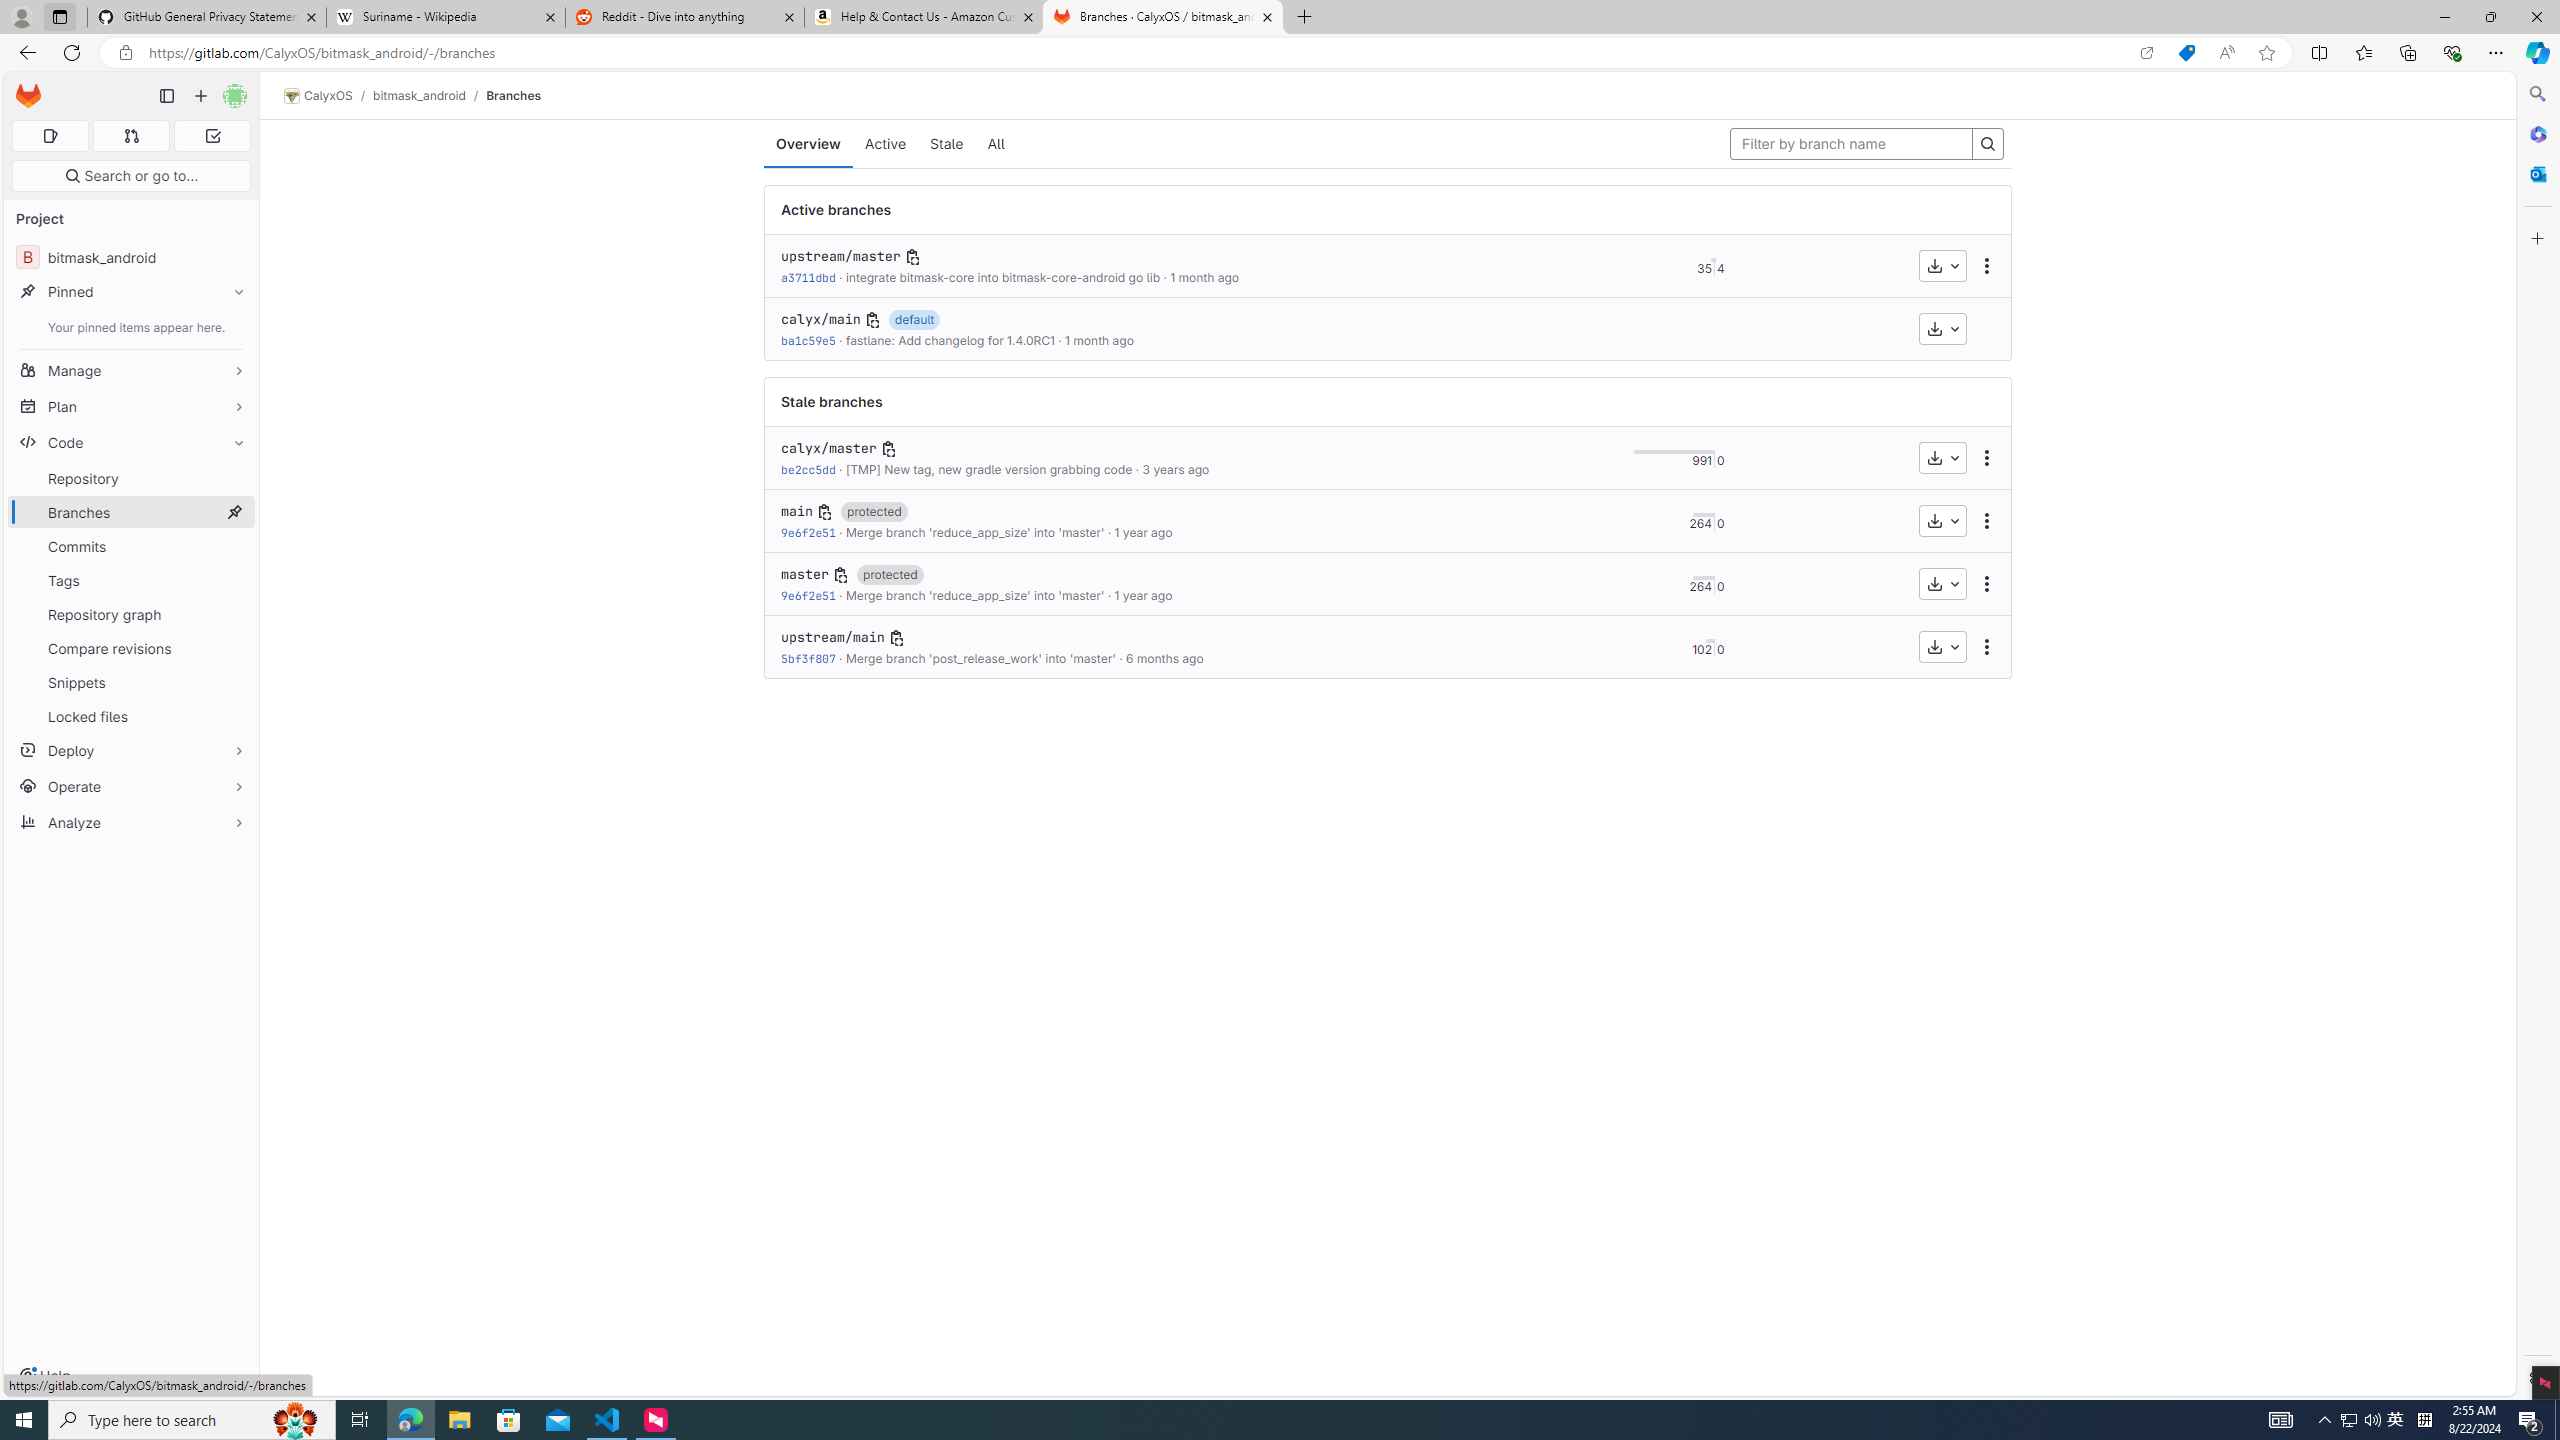 Image resolution: width=2560 pixels, height=1440 pixels. I want to click on 'View site information', so click(125, 53).